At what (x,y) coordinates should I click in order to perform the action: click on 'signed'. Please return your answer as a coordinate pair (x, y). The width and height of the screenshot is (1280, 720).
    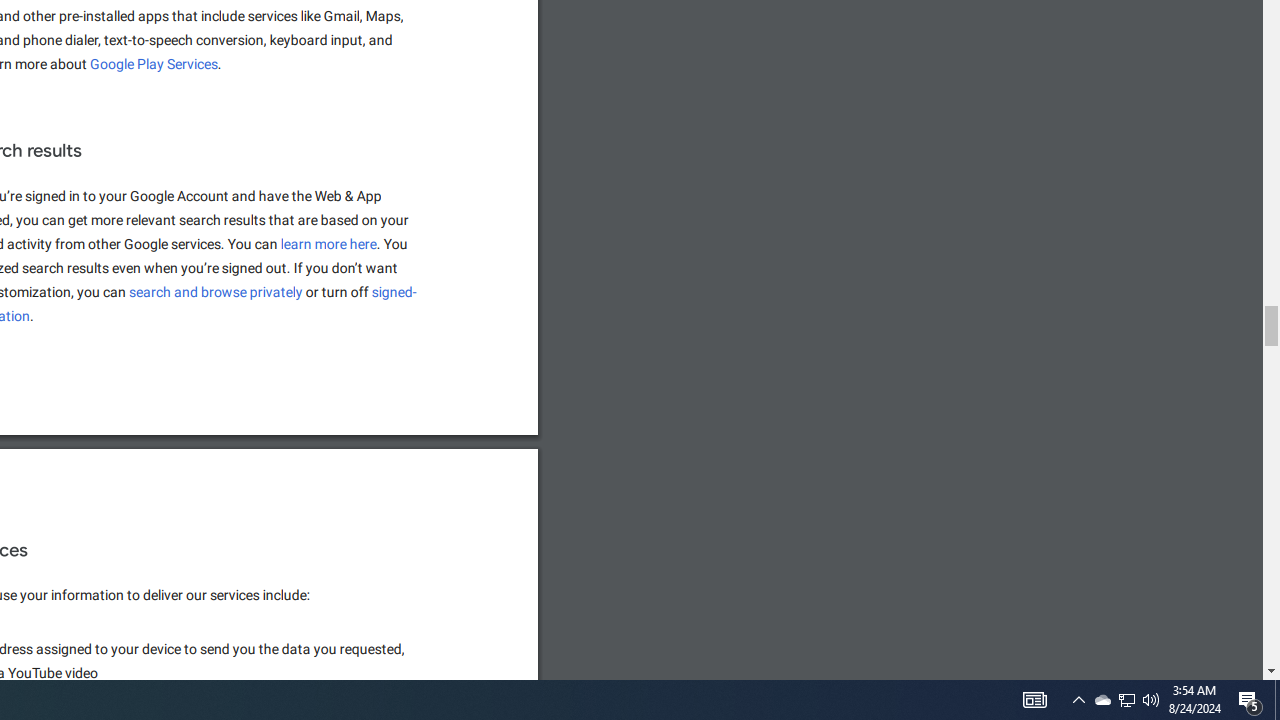
    Looking at the image, I should click on (395, 292).